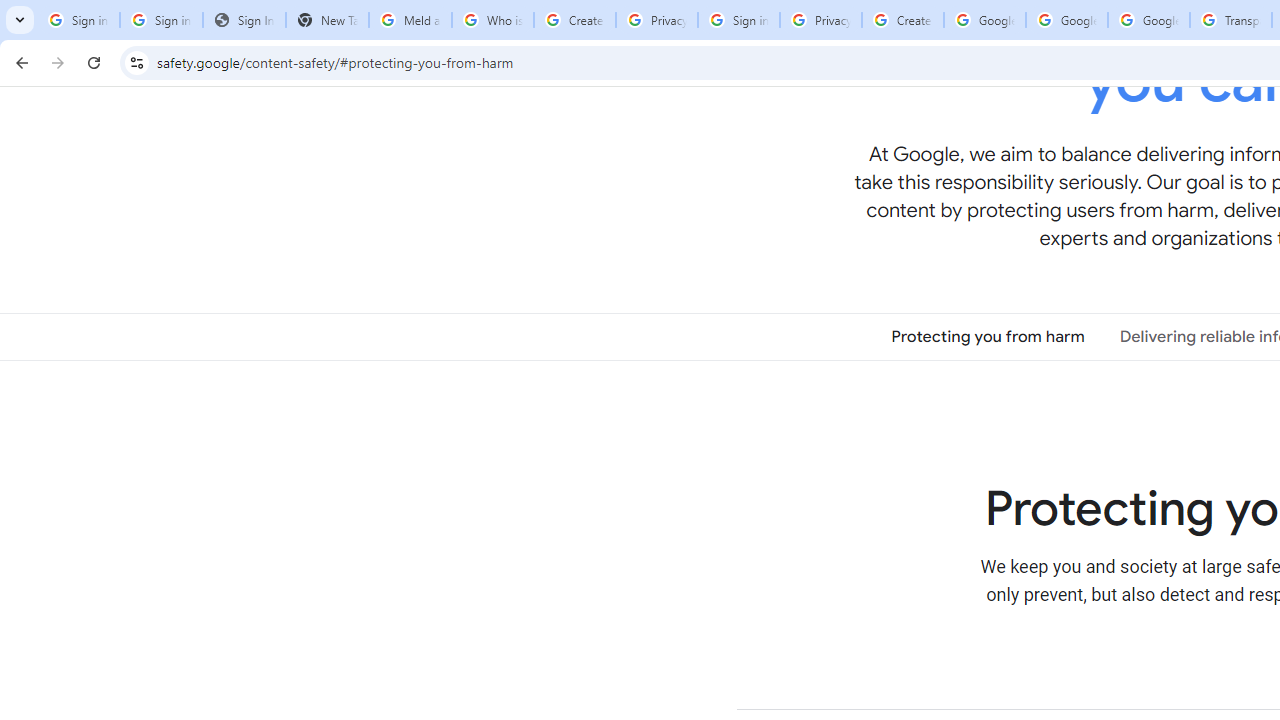 This screenshot has width=1280, height=720. I want to click on 'Sign in - Google Accounts', so click(737, 20).